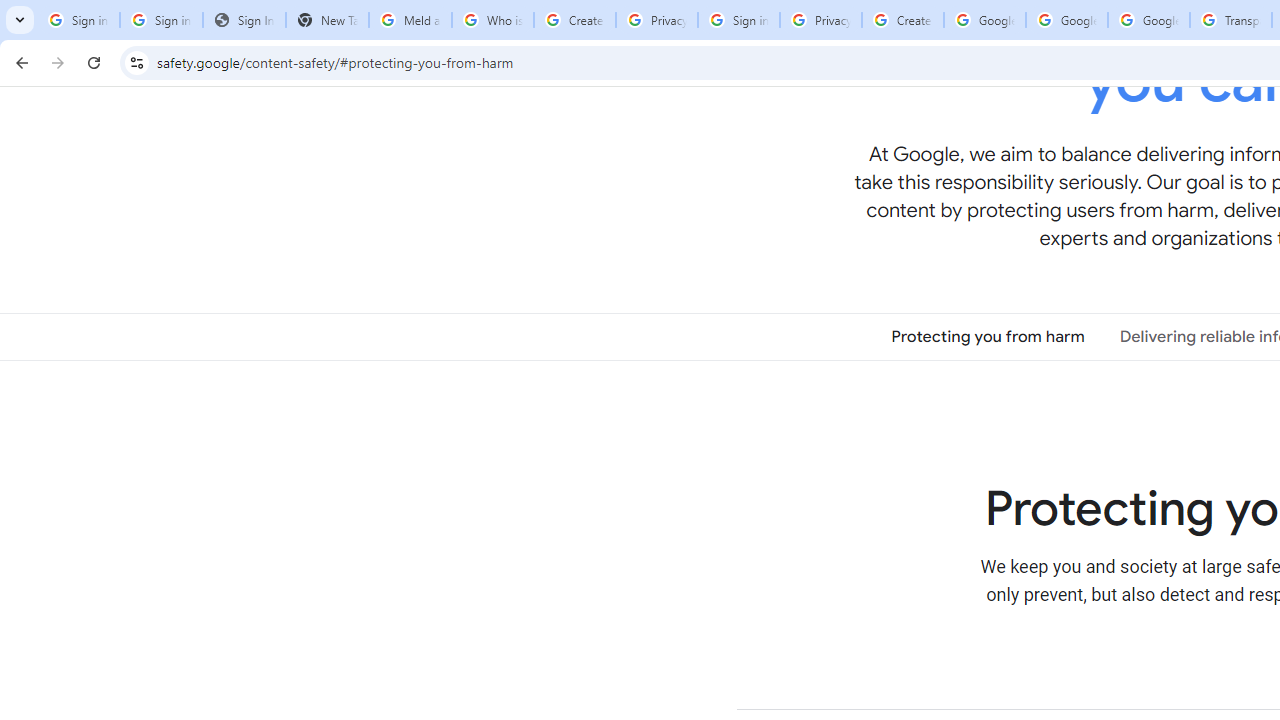 This screenshot has width=1280, height=720. I want to click on 'Sign in - Google Accounts', so click(737, 20).